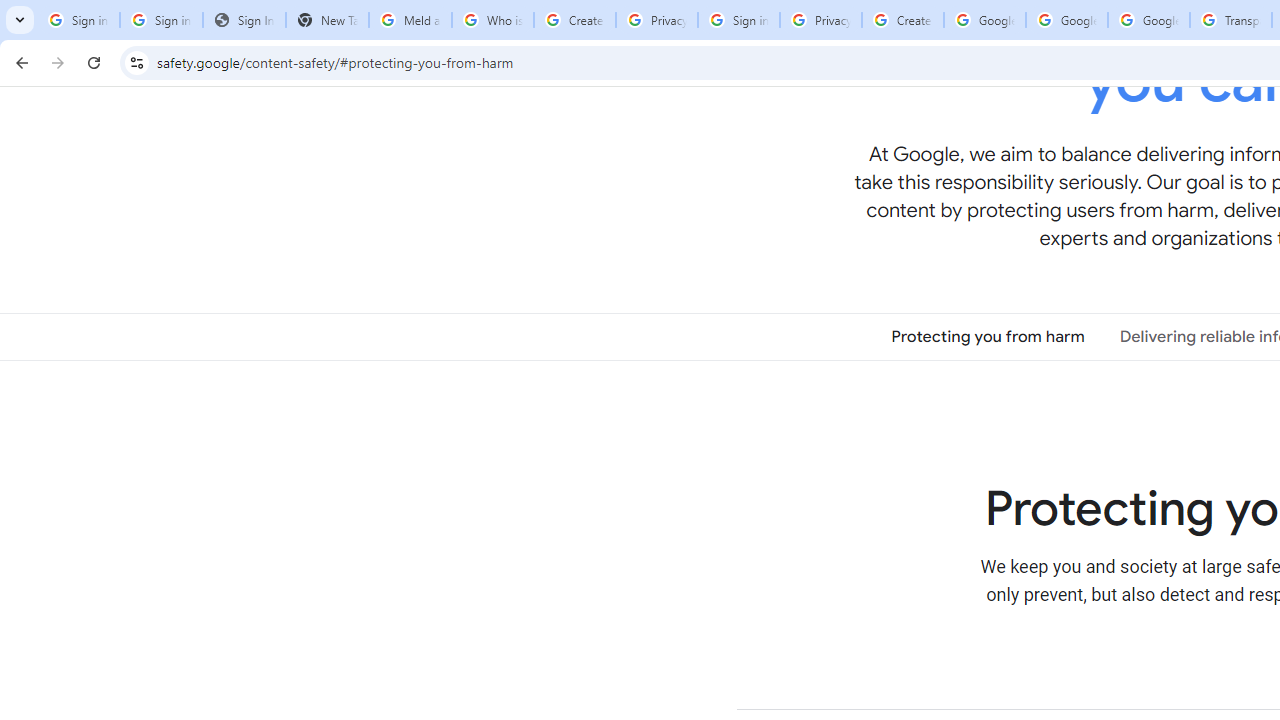 This screenshot has width=1280, height=720. I want to click on 'Sign in - Google Accounts', so click(737, 20).